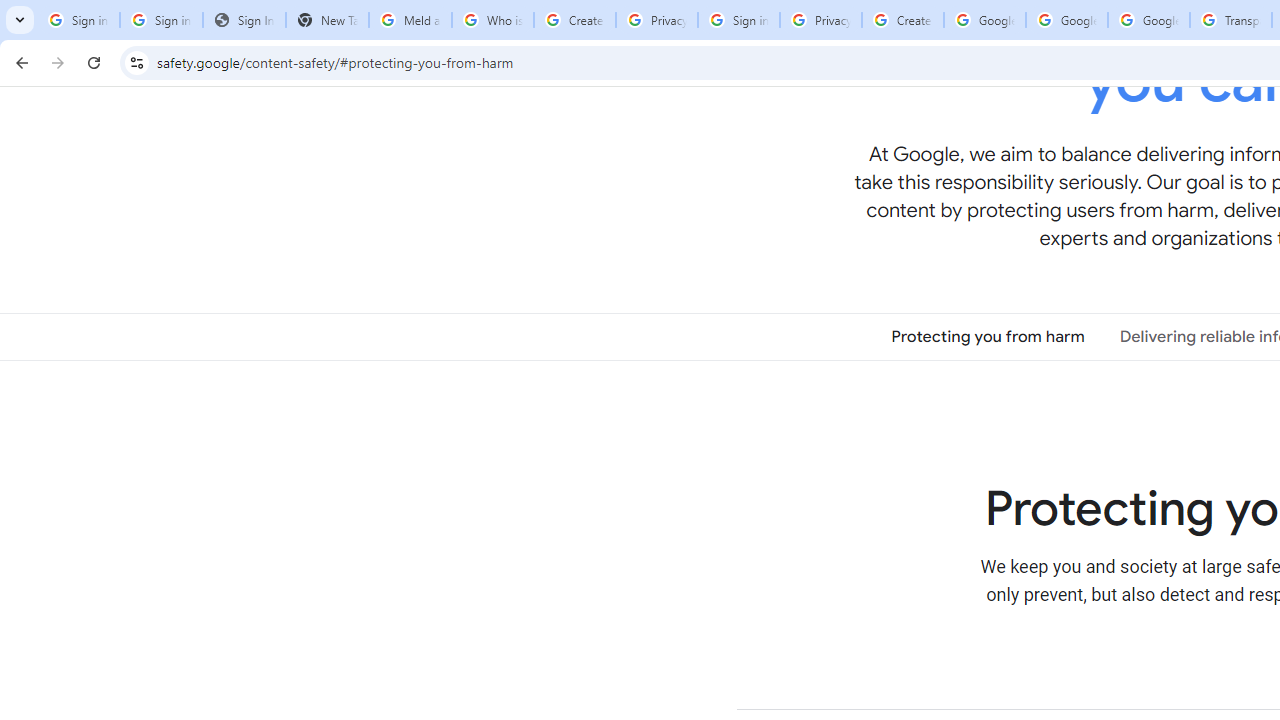 This screenshot has width=1280, height=720. I want to click on 'Sign in - Google Accounts', so click(737, 20).